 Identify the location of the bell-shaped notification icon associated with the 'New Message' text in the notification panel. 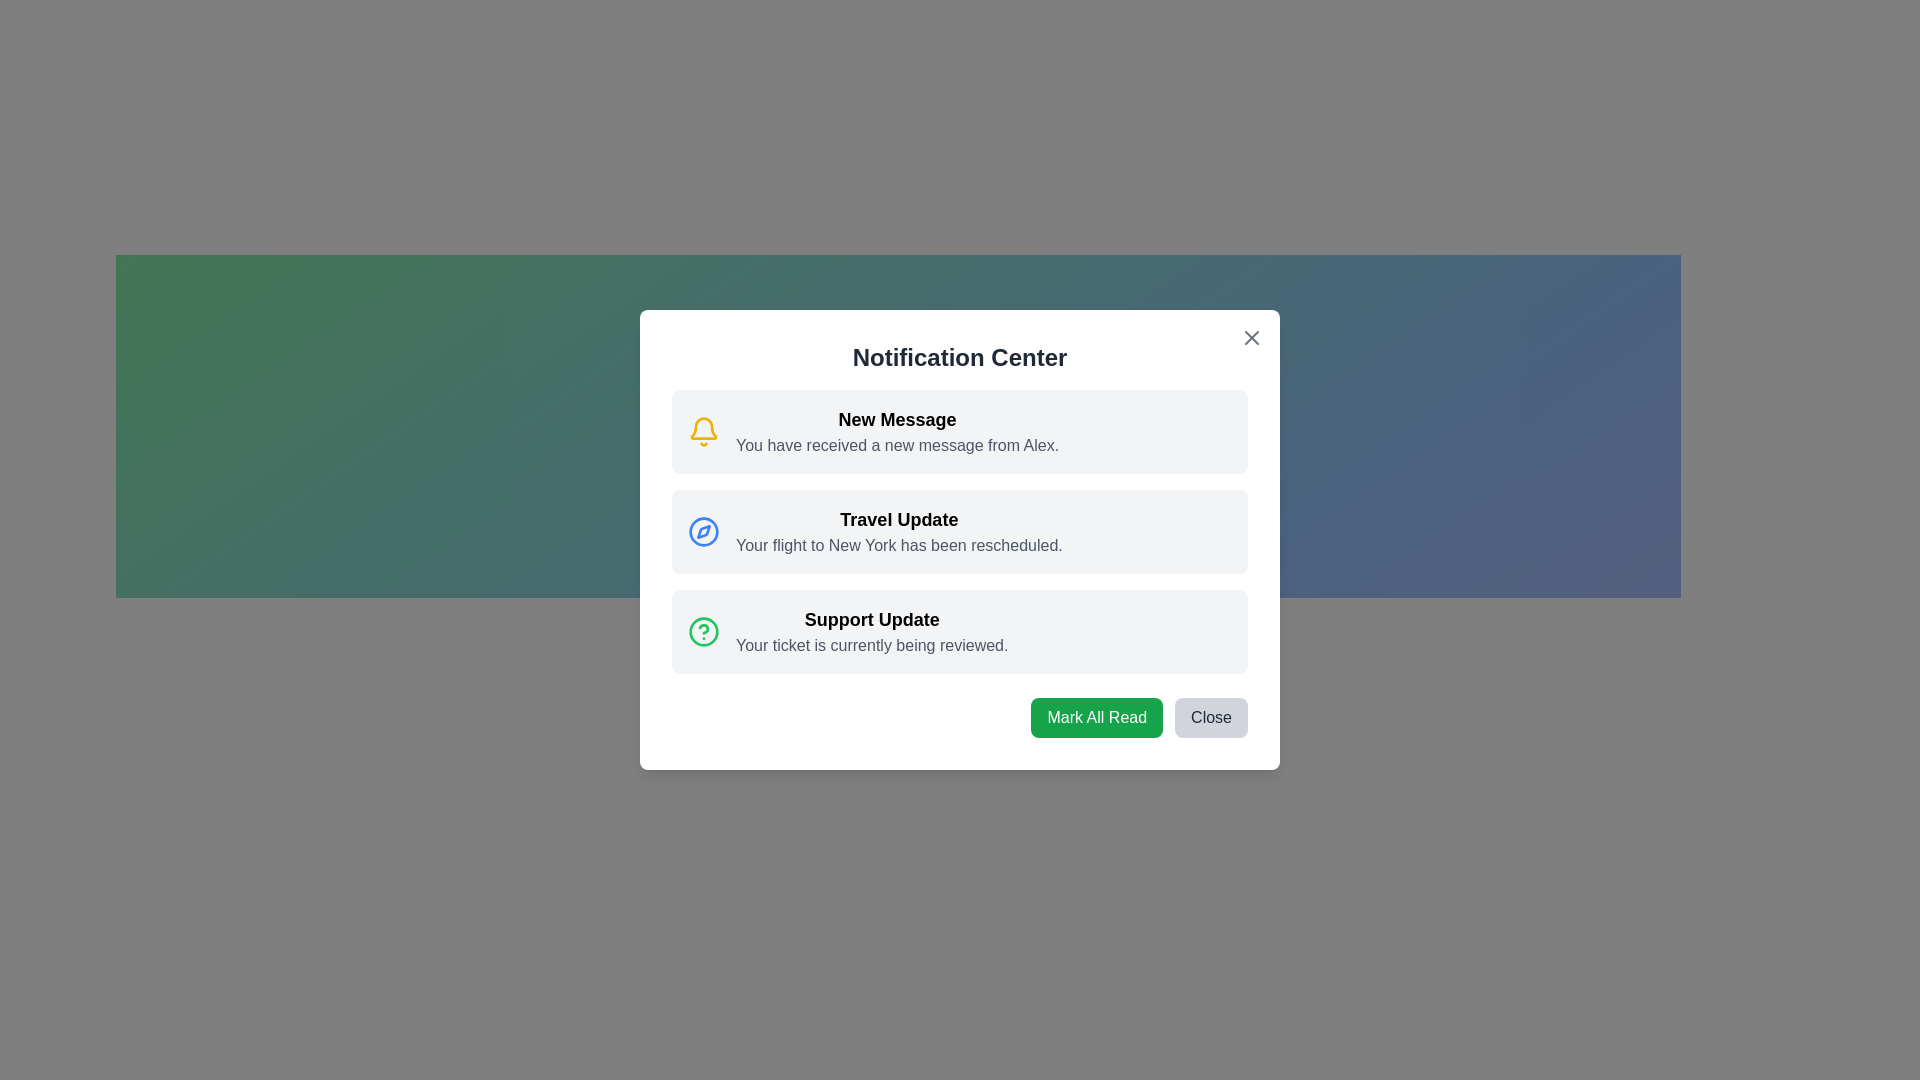
(704, 431).